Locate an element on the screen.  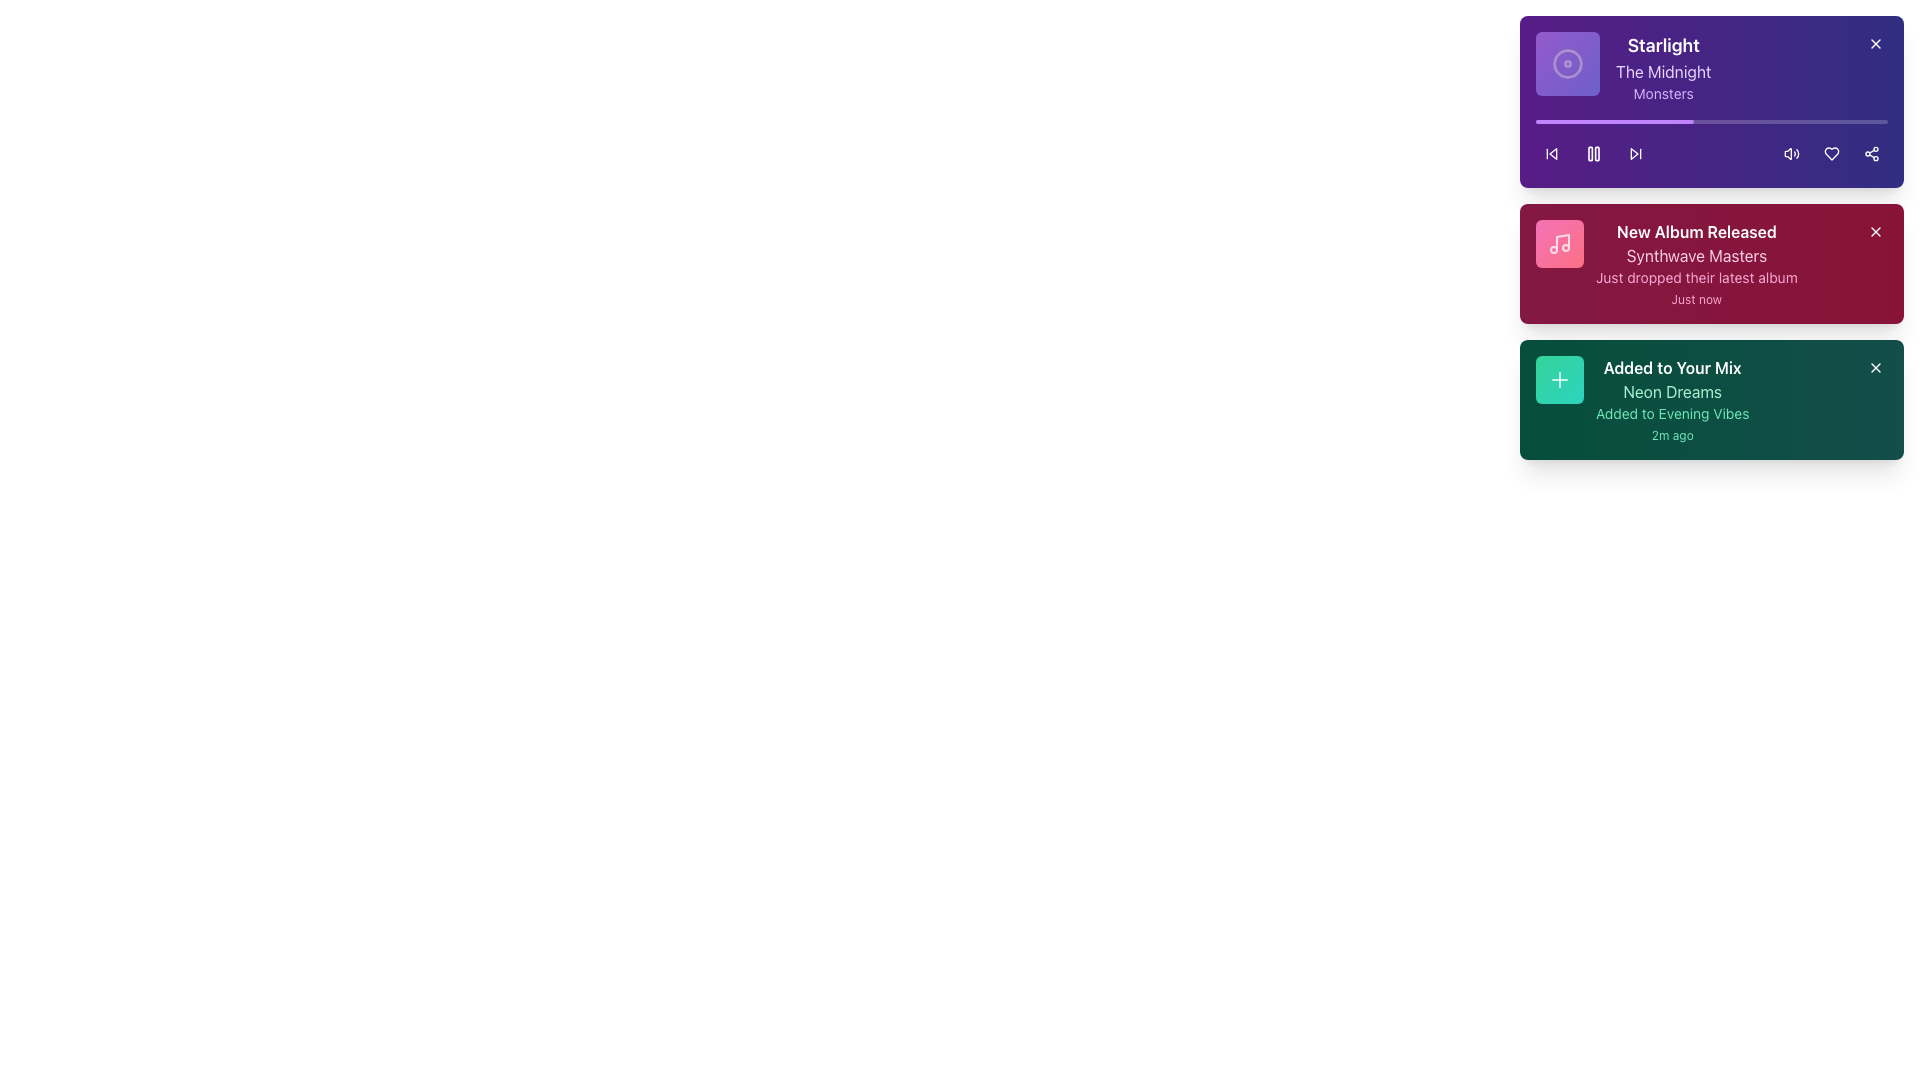
the heart icon, which is styled with a white outline against a purple background and is positioned as the middle icon in a horizontal arrangement of three icons, to like the item is located at coordinates (1832, 153).